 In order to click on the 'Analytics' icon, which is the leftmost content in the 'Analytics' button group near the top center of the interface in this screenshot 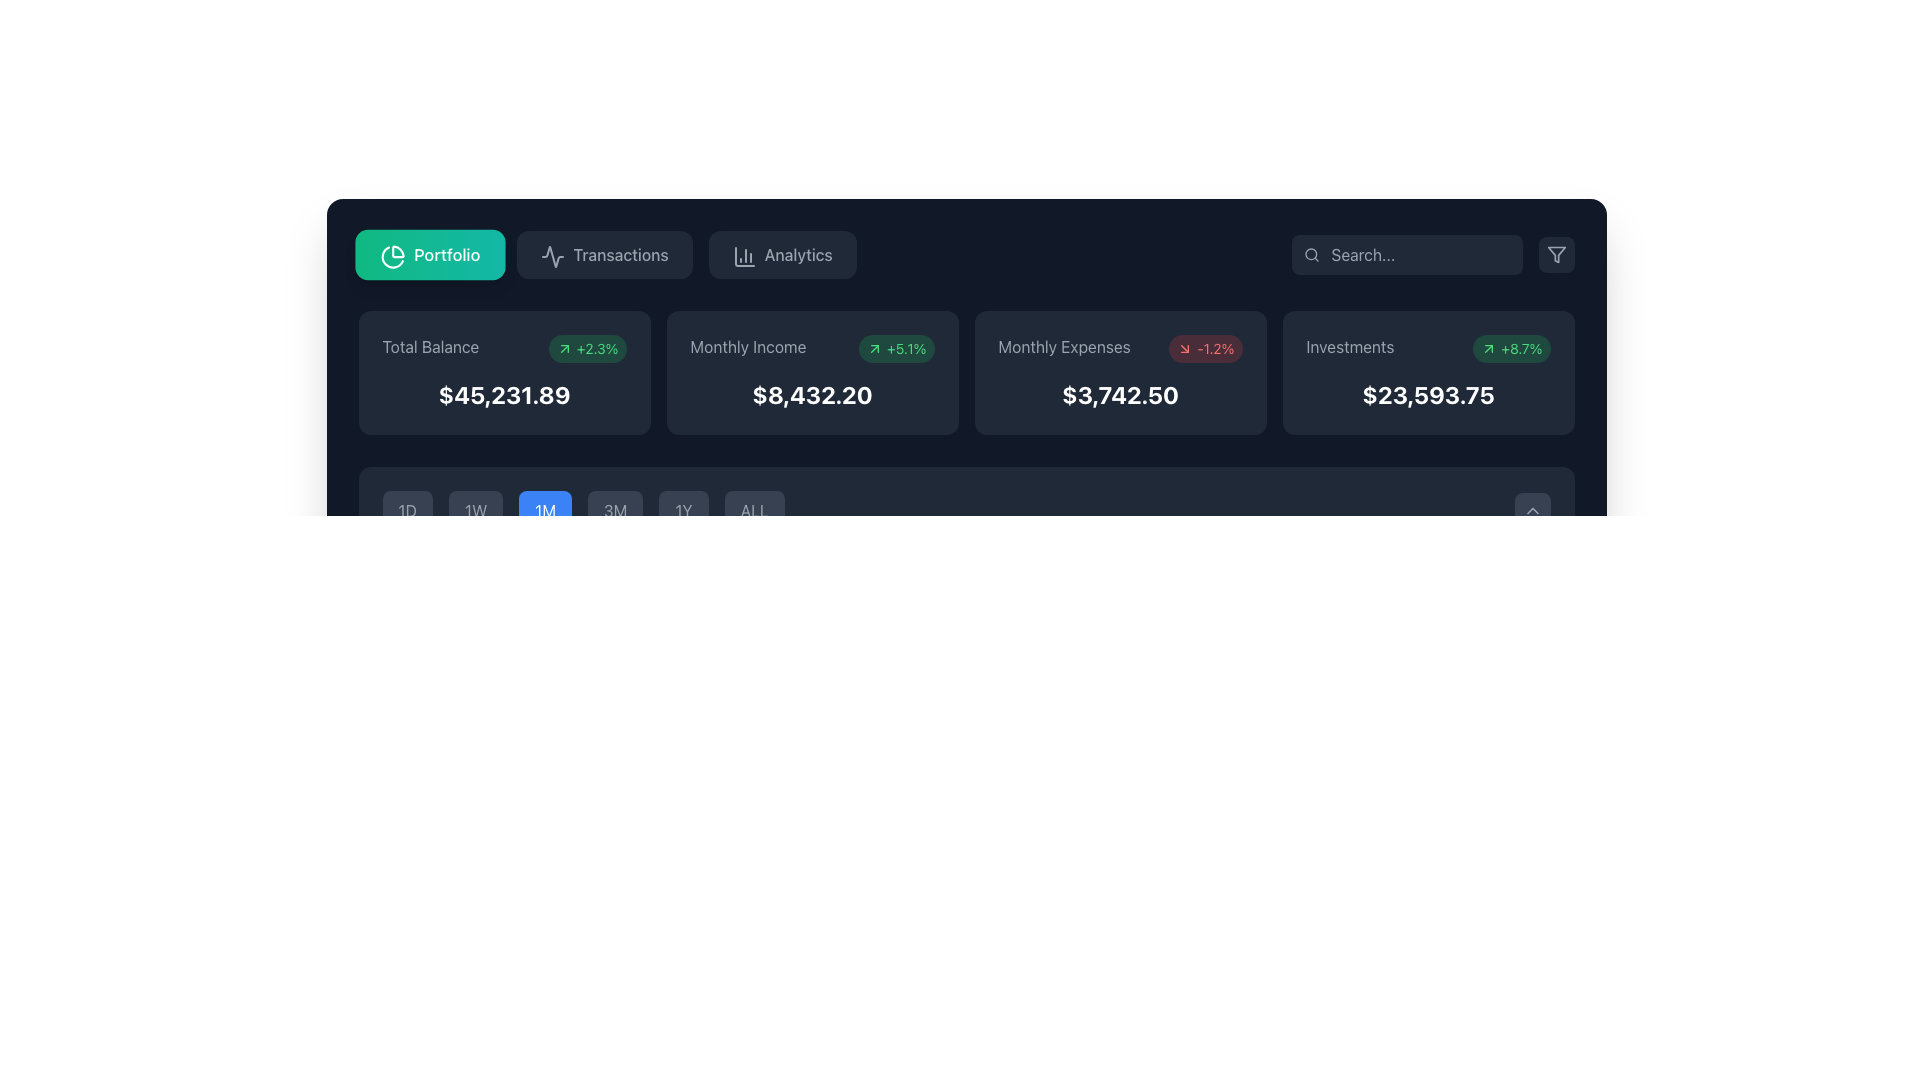, I will do `click(741, 253)`.